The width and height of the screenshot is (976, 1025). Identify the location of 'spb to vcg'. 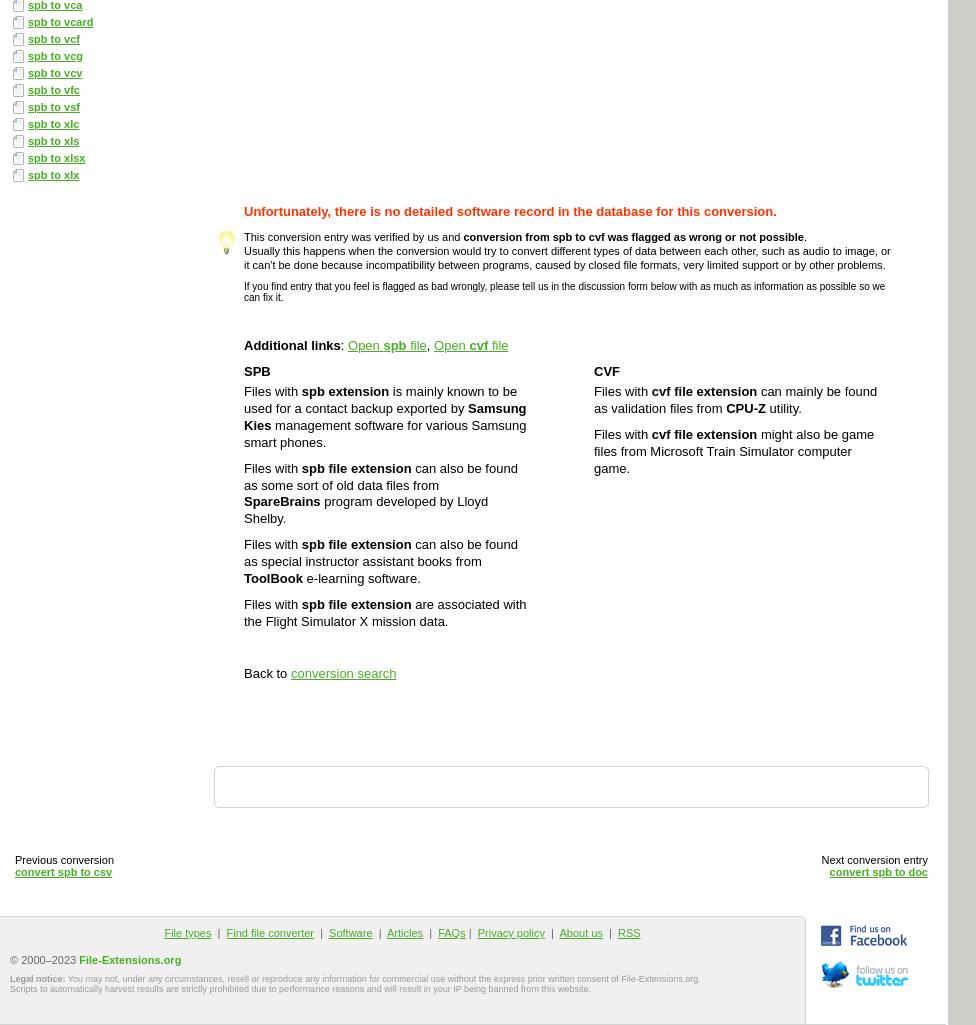
(55, 54).